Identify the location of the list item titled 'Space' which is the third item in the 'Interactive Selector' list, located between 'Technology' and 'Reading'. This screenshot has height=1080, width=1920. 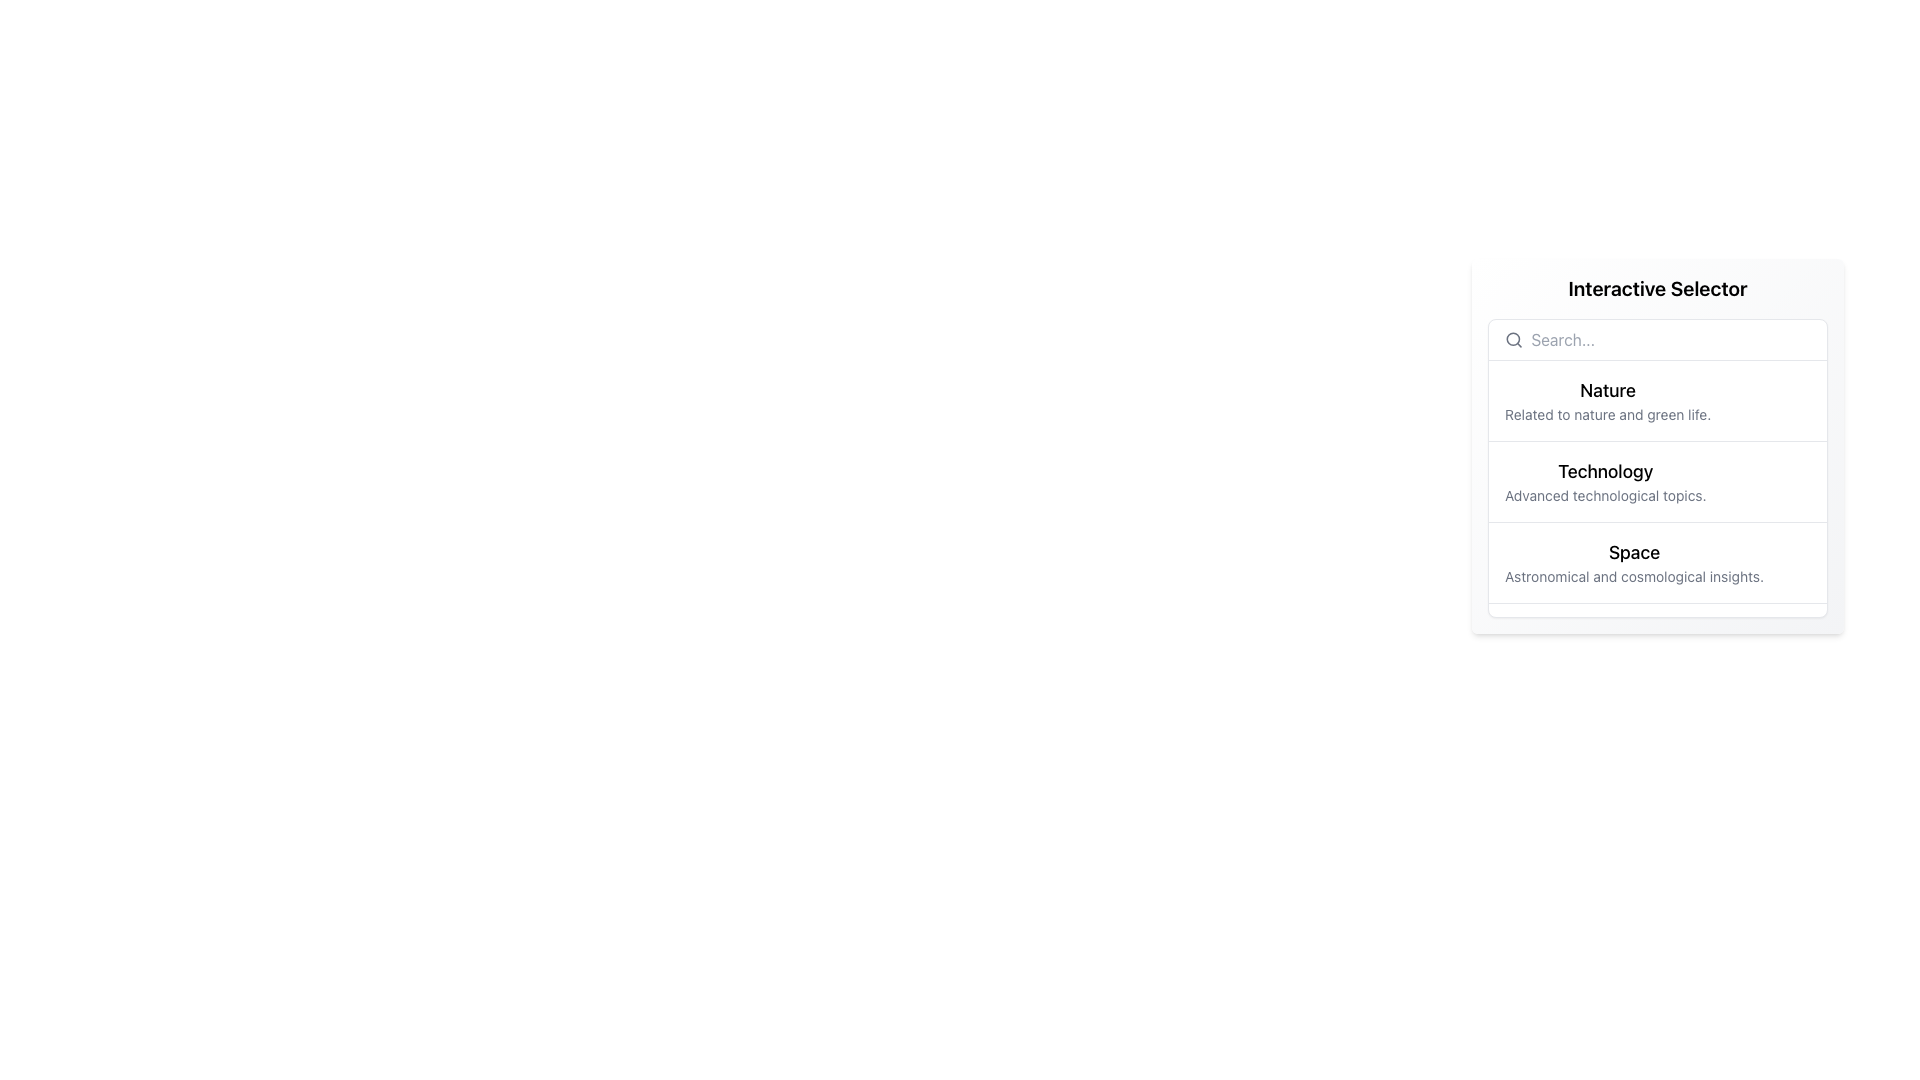
(1657, 563).